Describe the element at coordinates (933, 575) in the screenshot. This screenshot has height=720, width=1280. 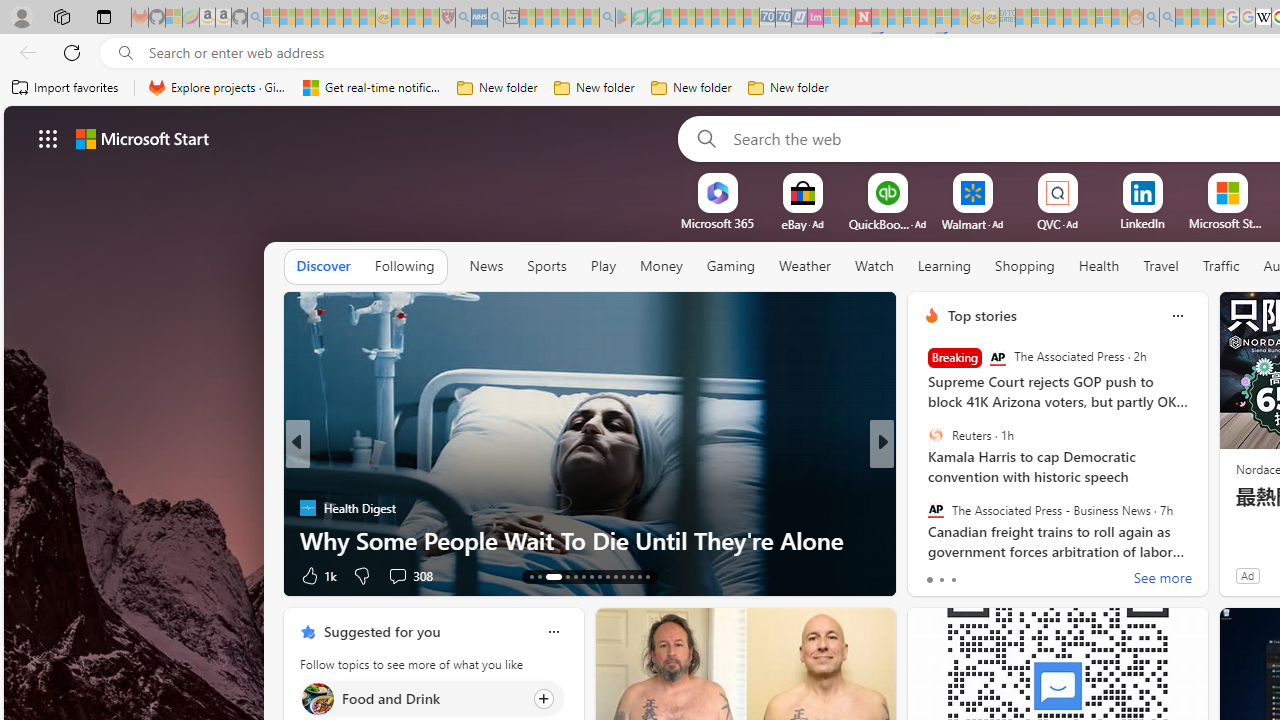
I see `'69 Like'` at that location.